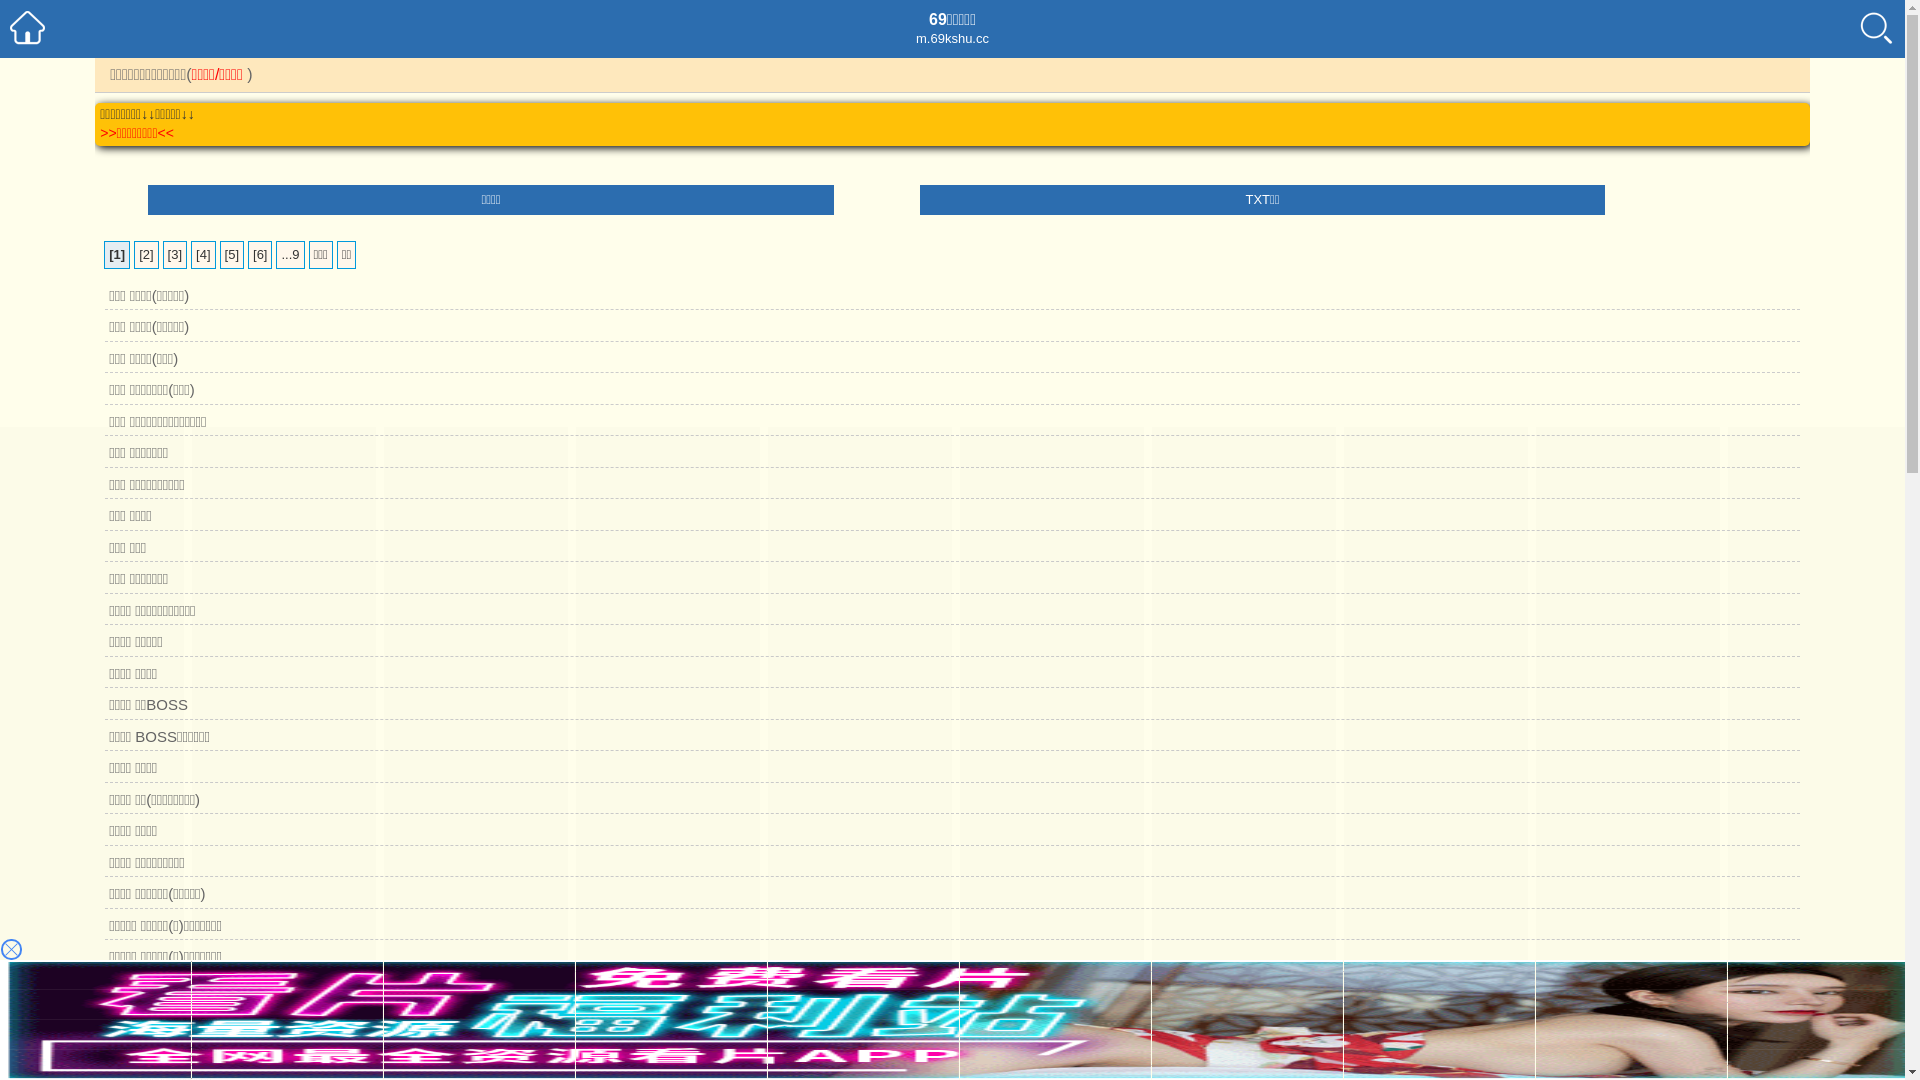 The height and width of the screenshot is (1080, 1920). Describe the element at coordinates (174, 253) in the screenshot. I see `'[3]'` at that location.